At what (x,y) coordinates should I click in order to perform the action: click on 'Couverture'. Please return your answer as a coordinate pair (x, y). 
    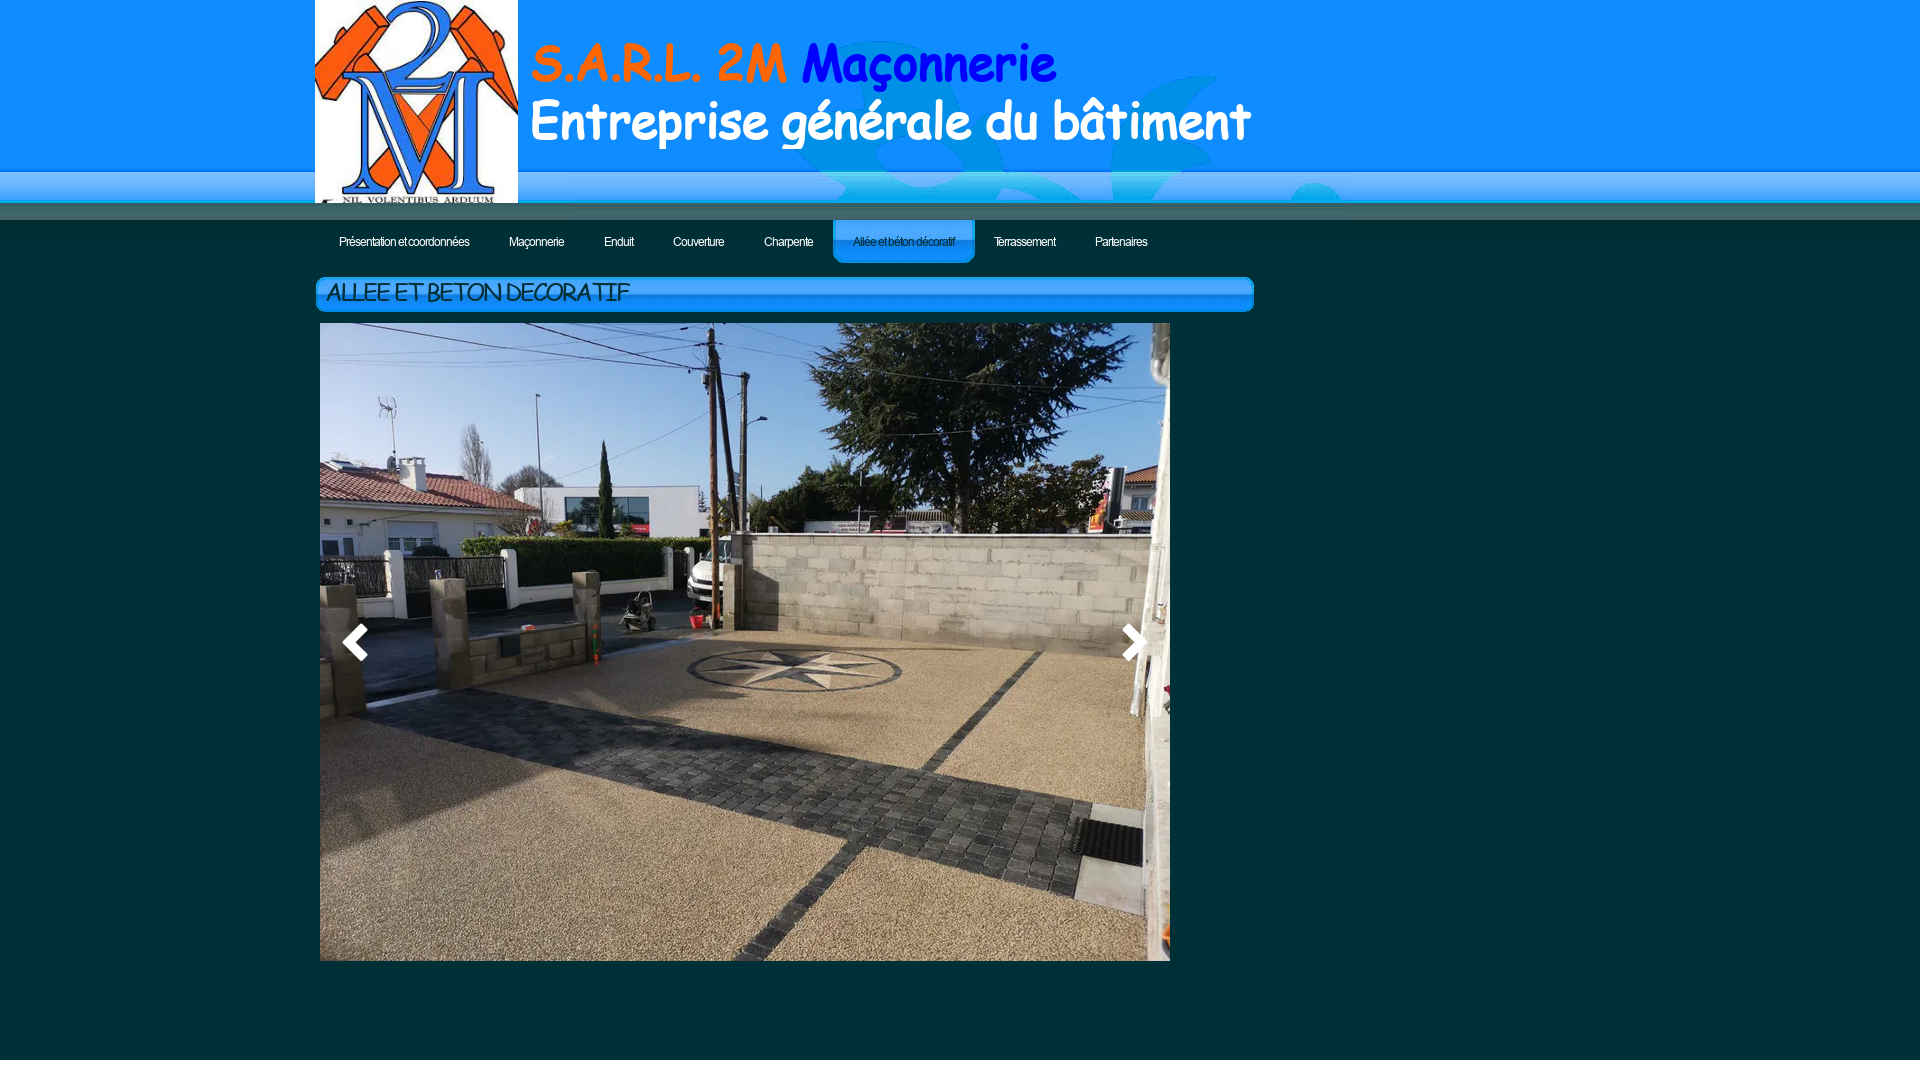
    Looking at the image, I should click on (698, 240).